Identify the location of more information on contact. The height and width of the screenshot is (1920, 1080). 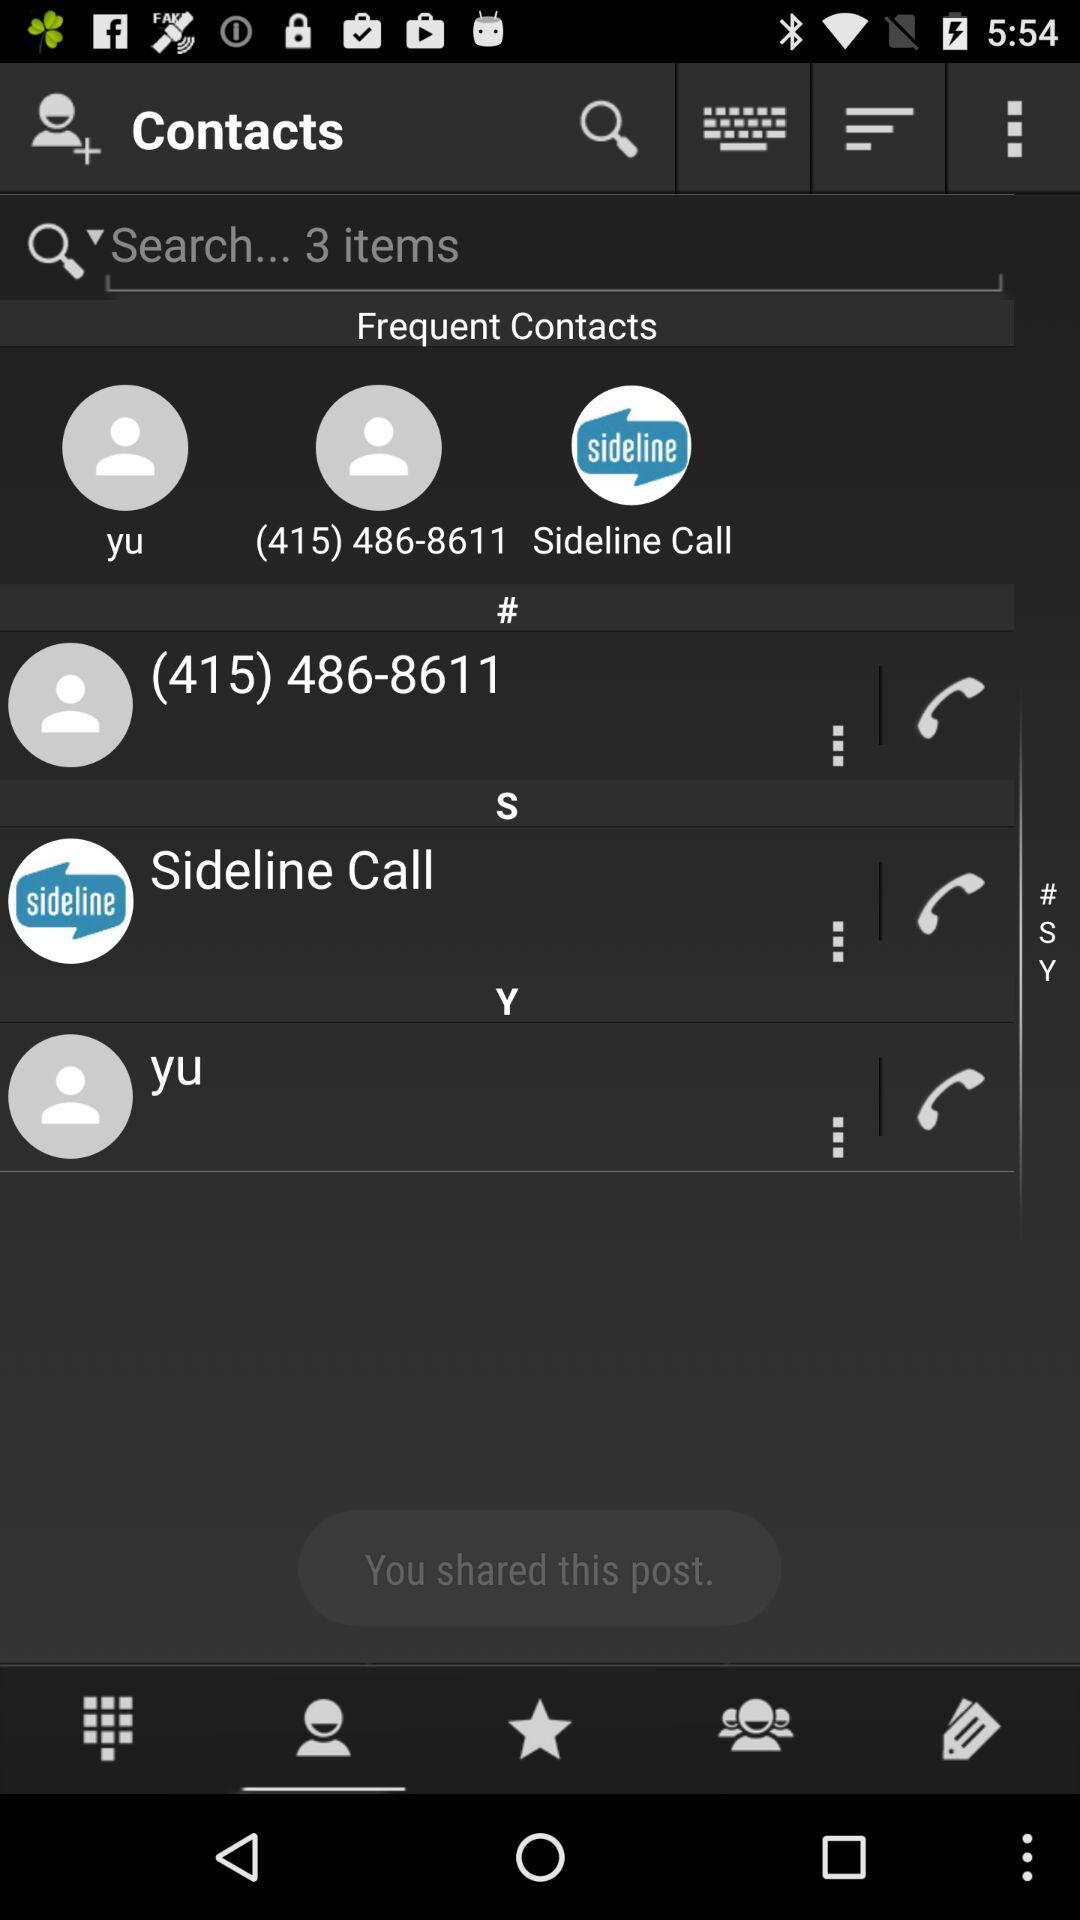
(838, 1137).